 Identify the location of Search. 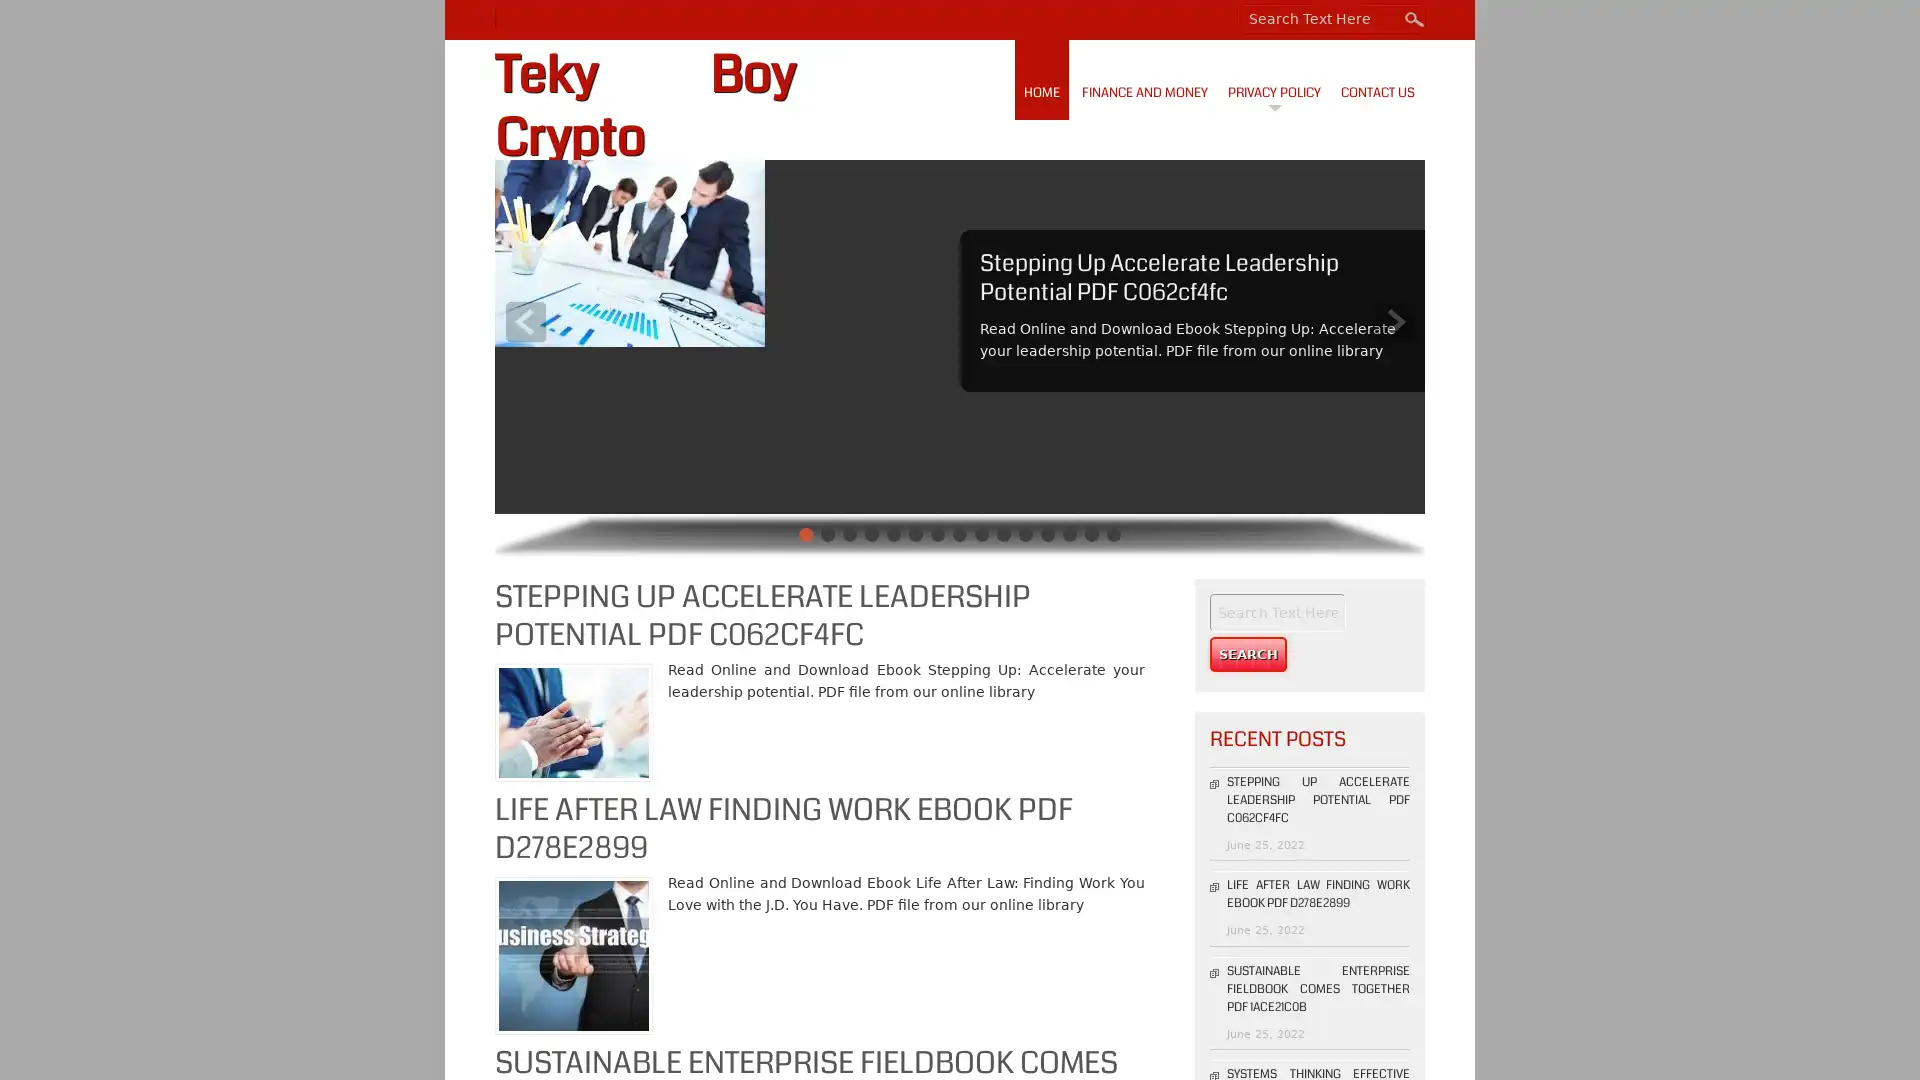
(1247, 654).